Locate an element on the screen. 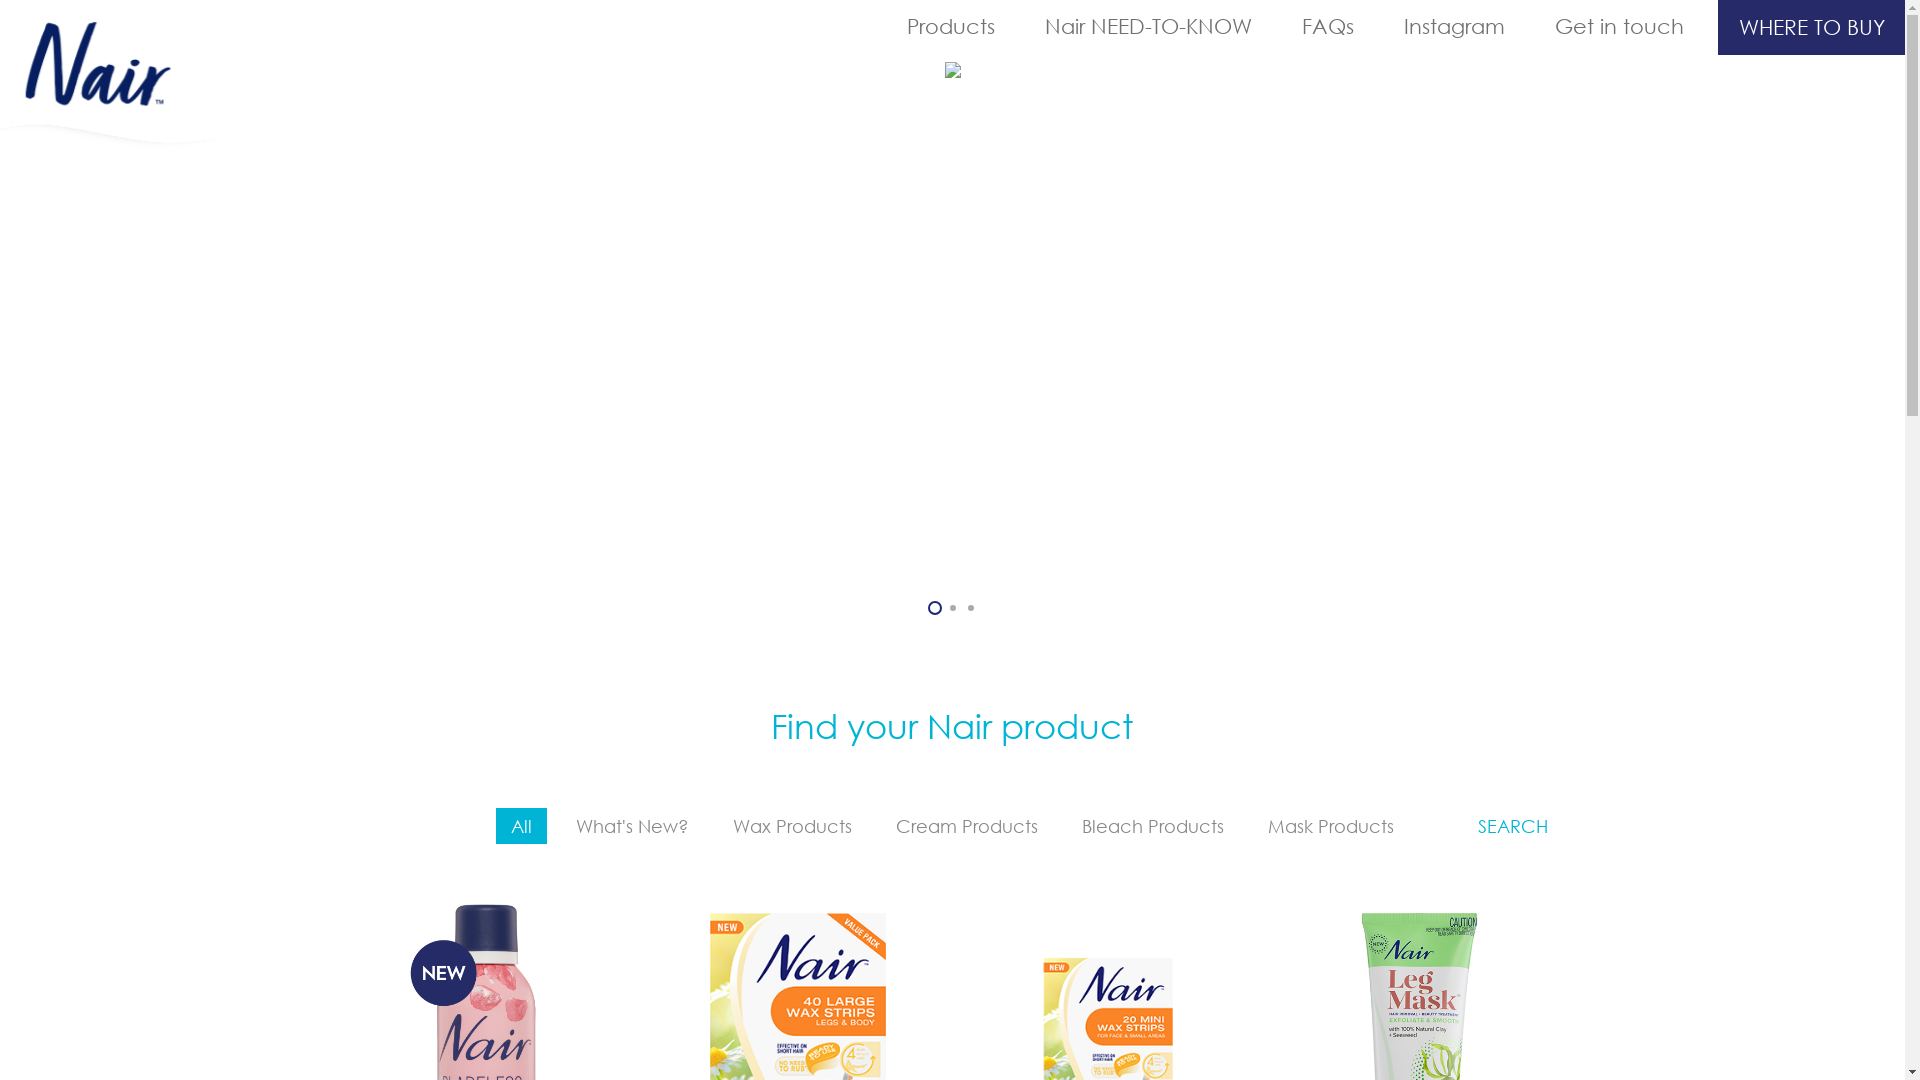  '3' is located at coordinates (970, 607).